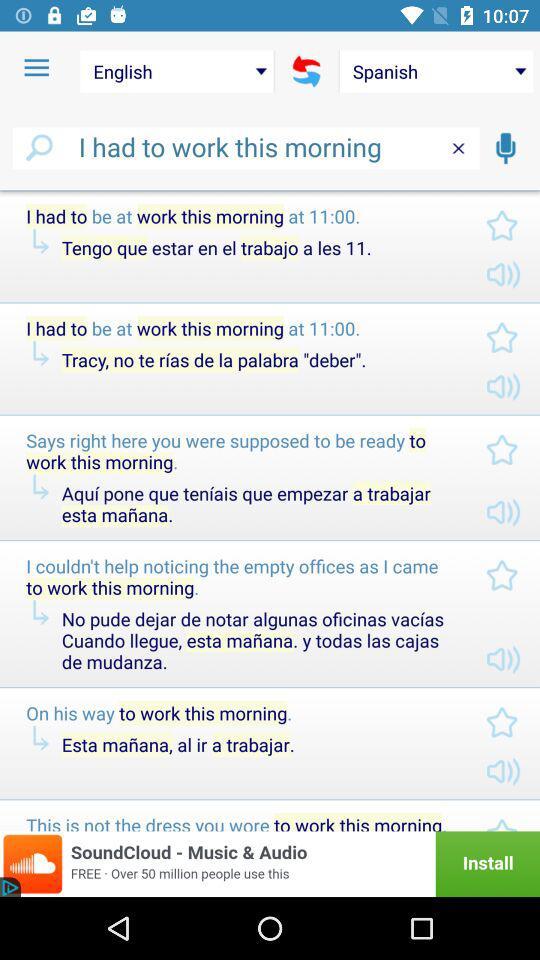 This screenshot has height=960, width=540. I want to click on the english, so click(177, 71).